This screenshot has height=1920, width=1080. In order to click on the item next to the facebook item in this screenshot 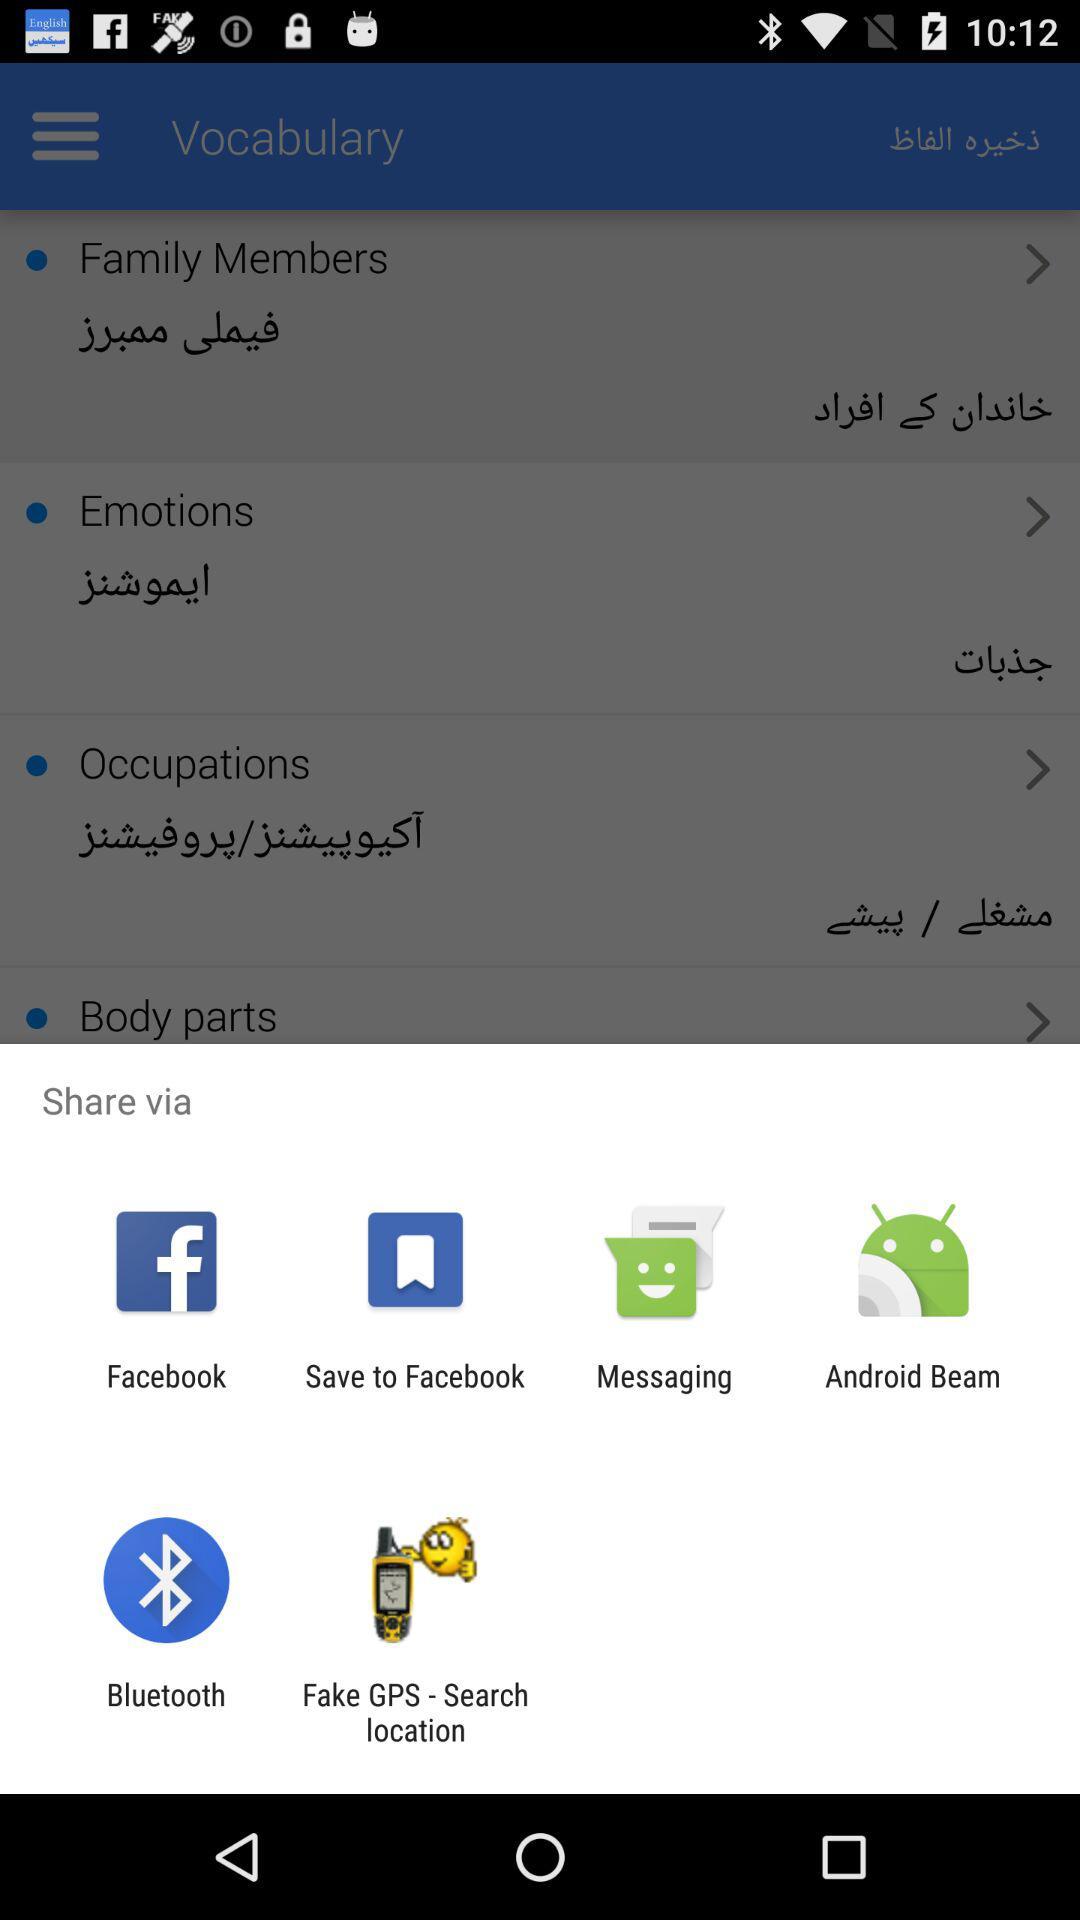, I will do `click(414, 1392)`.